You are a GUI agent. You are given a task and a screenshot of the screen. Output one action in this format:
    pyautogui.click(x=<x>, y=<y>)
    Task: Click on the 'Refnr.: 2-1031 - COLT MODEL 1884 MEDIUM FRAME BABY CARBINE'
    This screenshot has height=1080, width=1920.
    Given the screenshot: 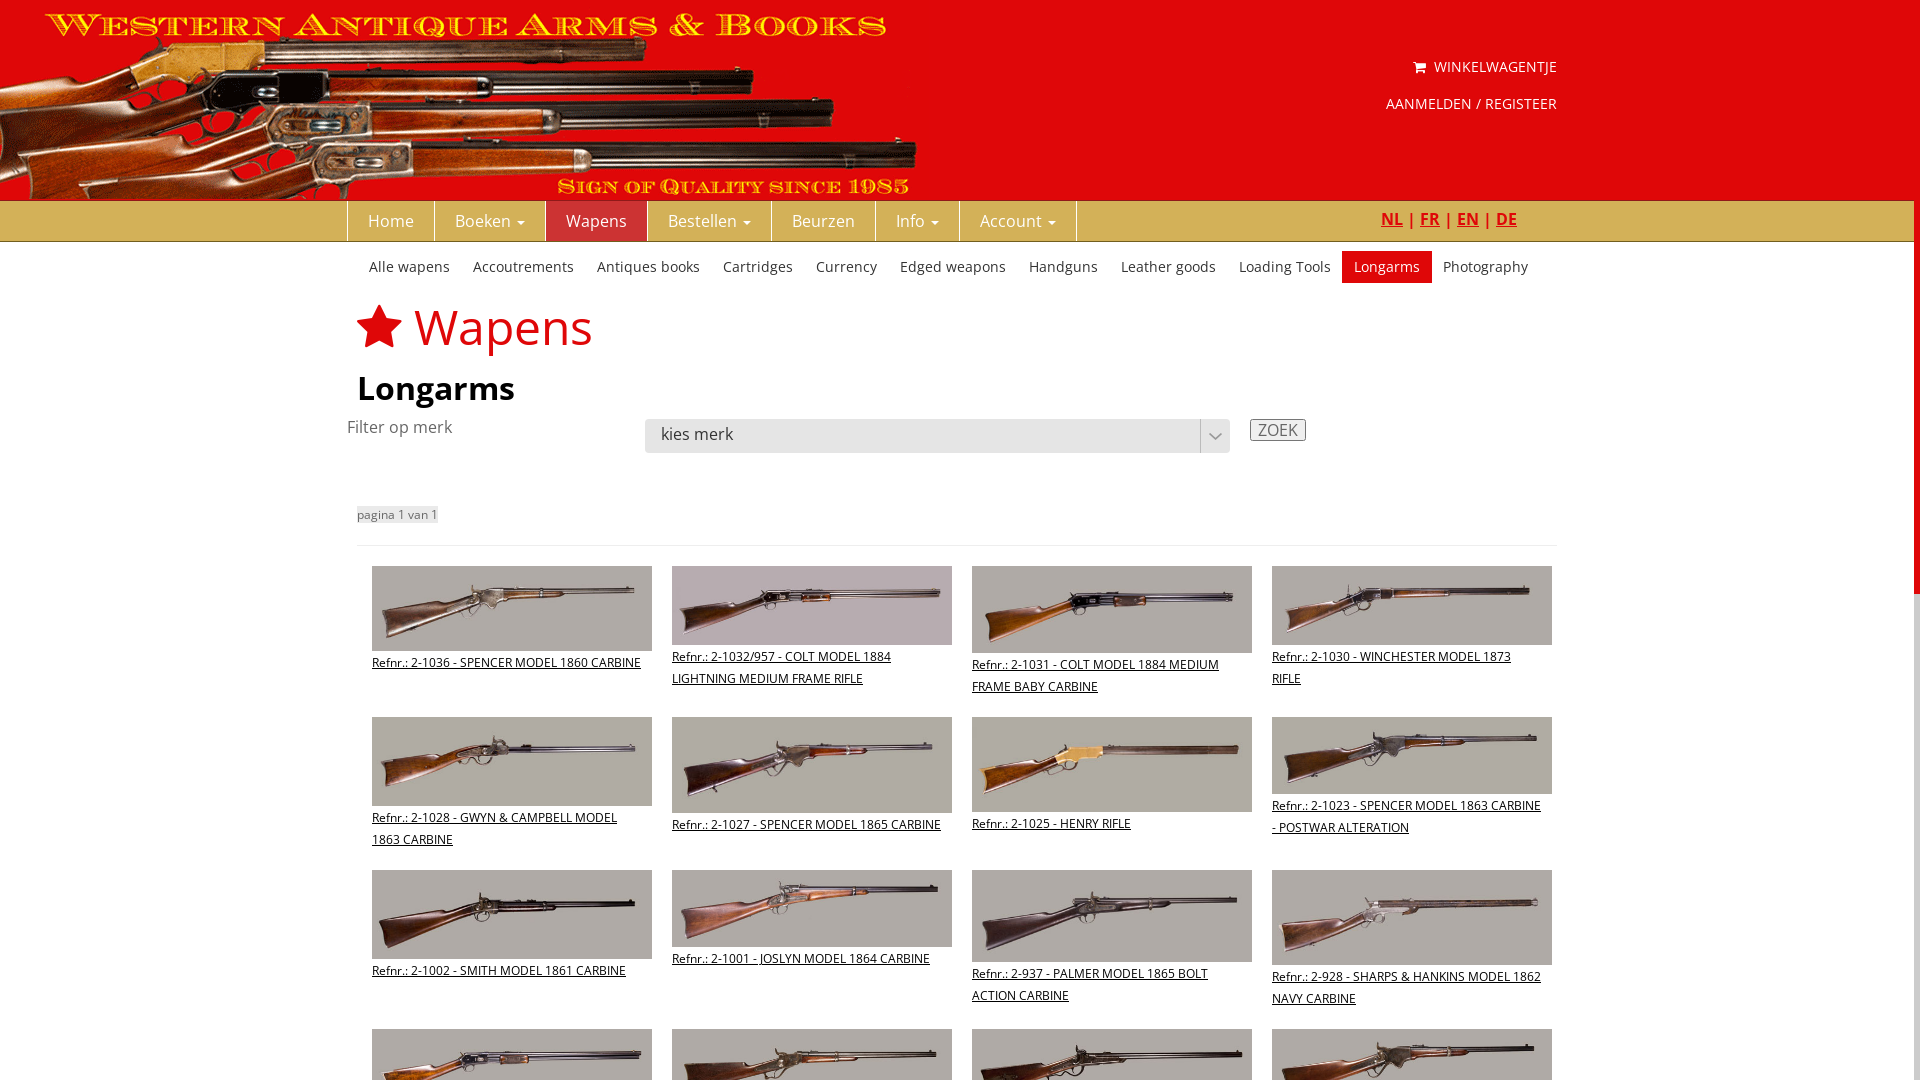 What is the action you would take?
    pyautogui.click(x=1111, y=646)
    